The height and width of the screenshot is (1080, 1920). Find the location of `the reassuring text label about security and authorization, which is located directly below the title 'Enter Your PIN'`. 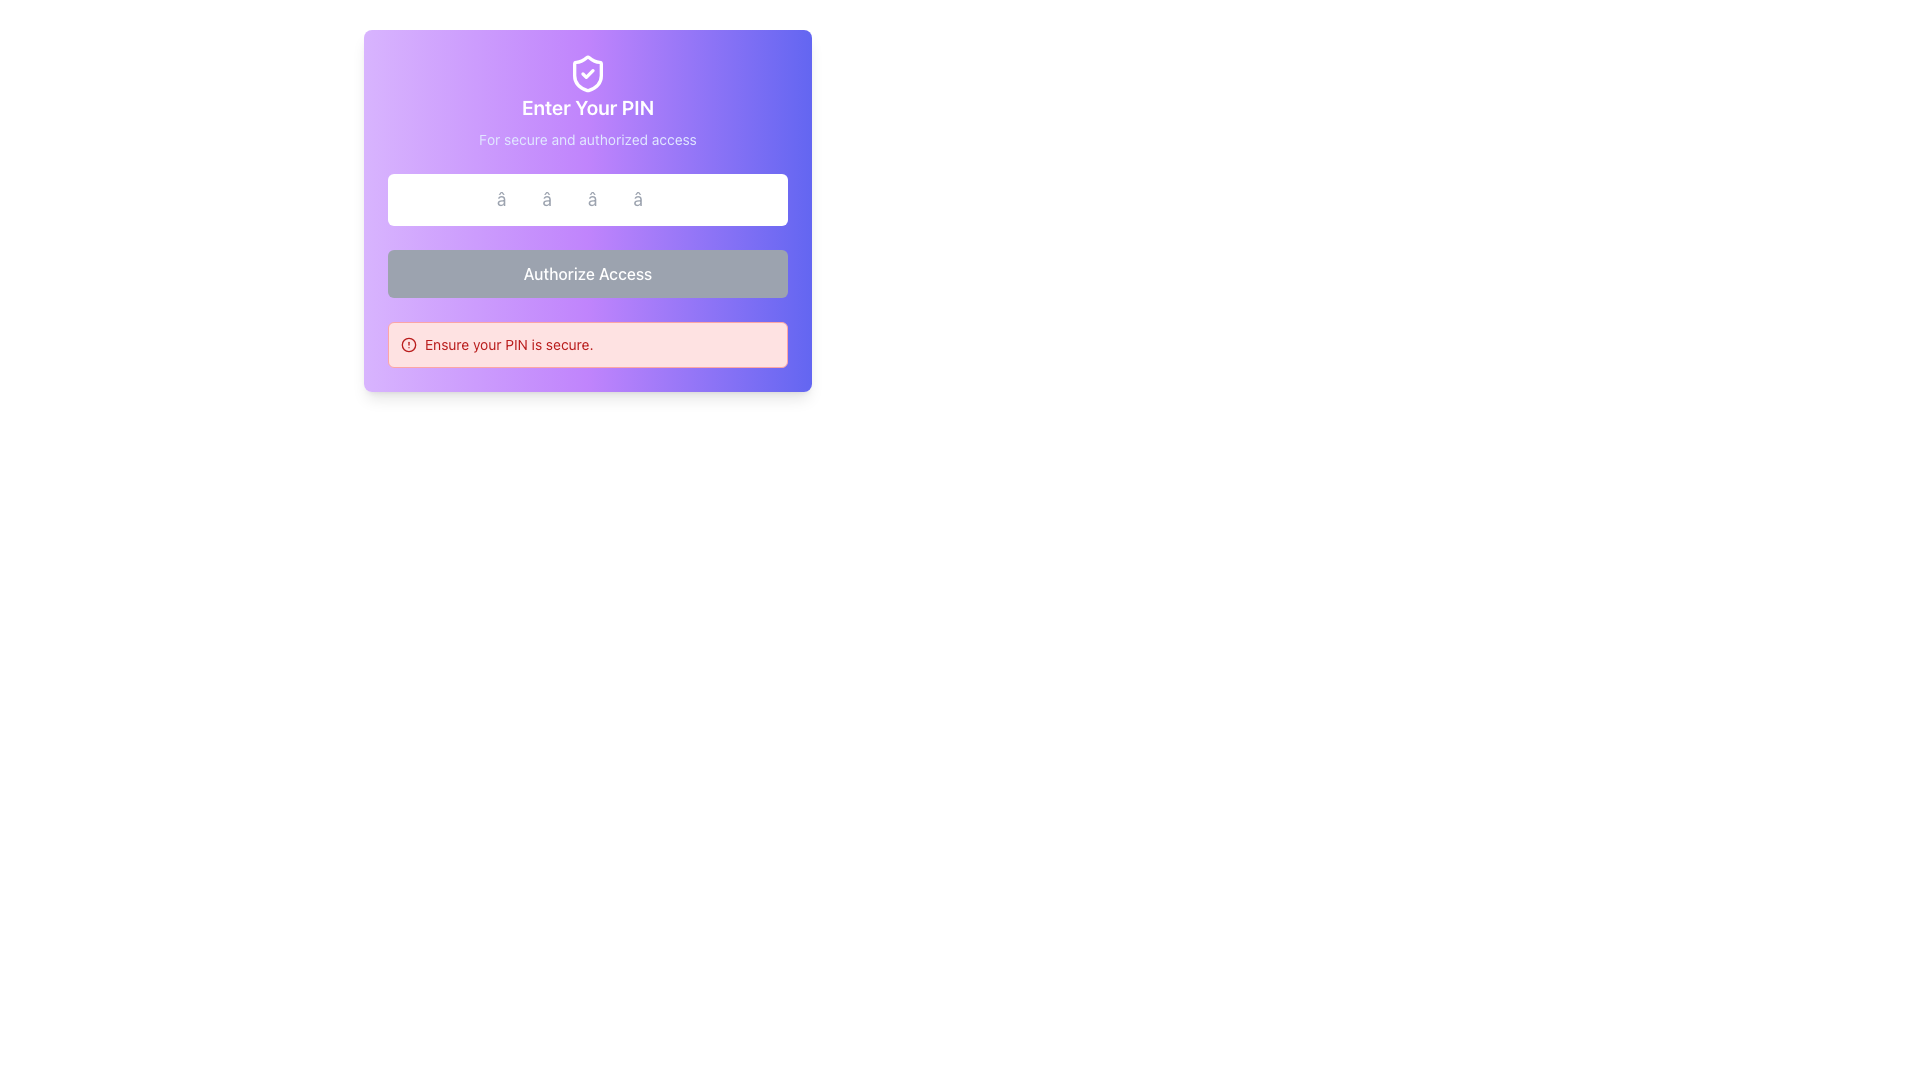

the reassuring text label about security and authorization, which is located directly below the title 'Enter Your PIN' is located at coordinates (587, 138).